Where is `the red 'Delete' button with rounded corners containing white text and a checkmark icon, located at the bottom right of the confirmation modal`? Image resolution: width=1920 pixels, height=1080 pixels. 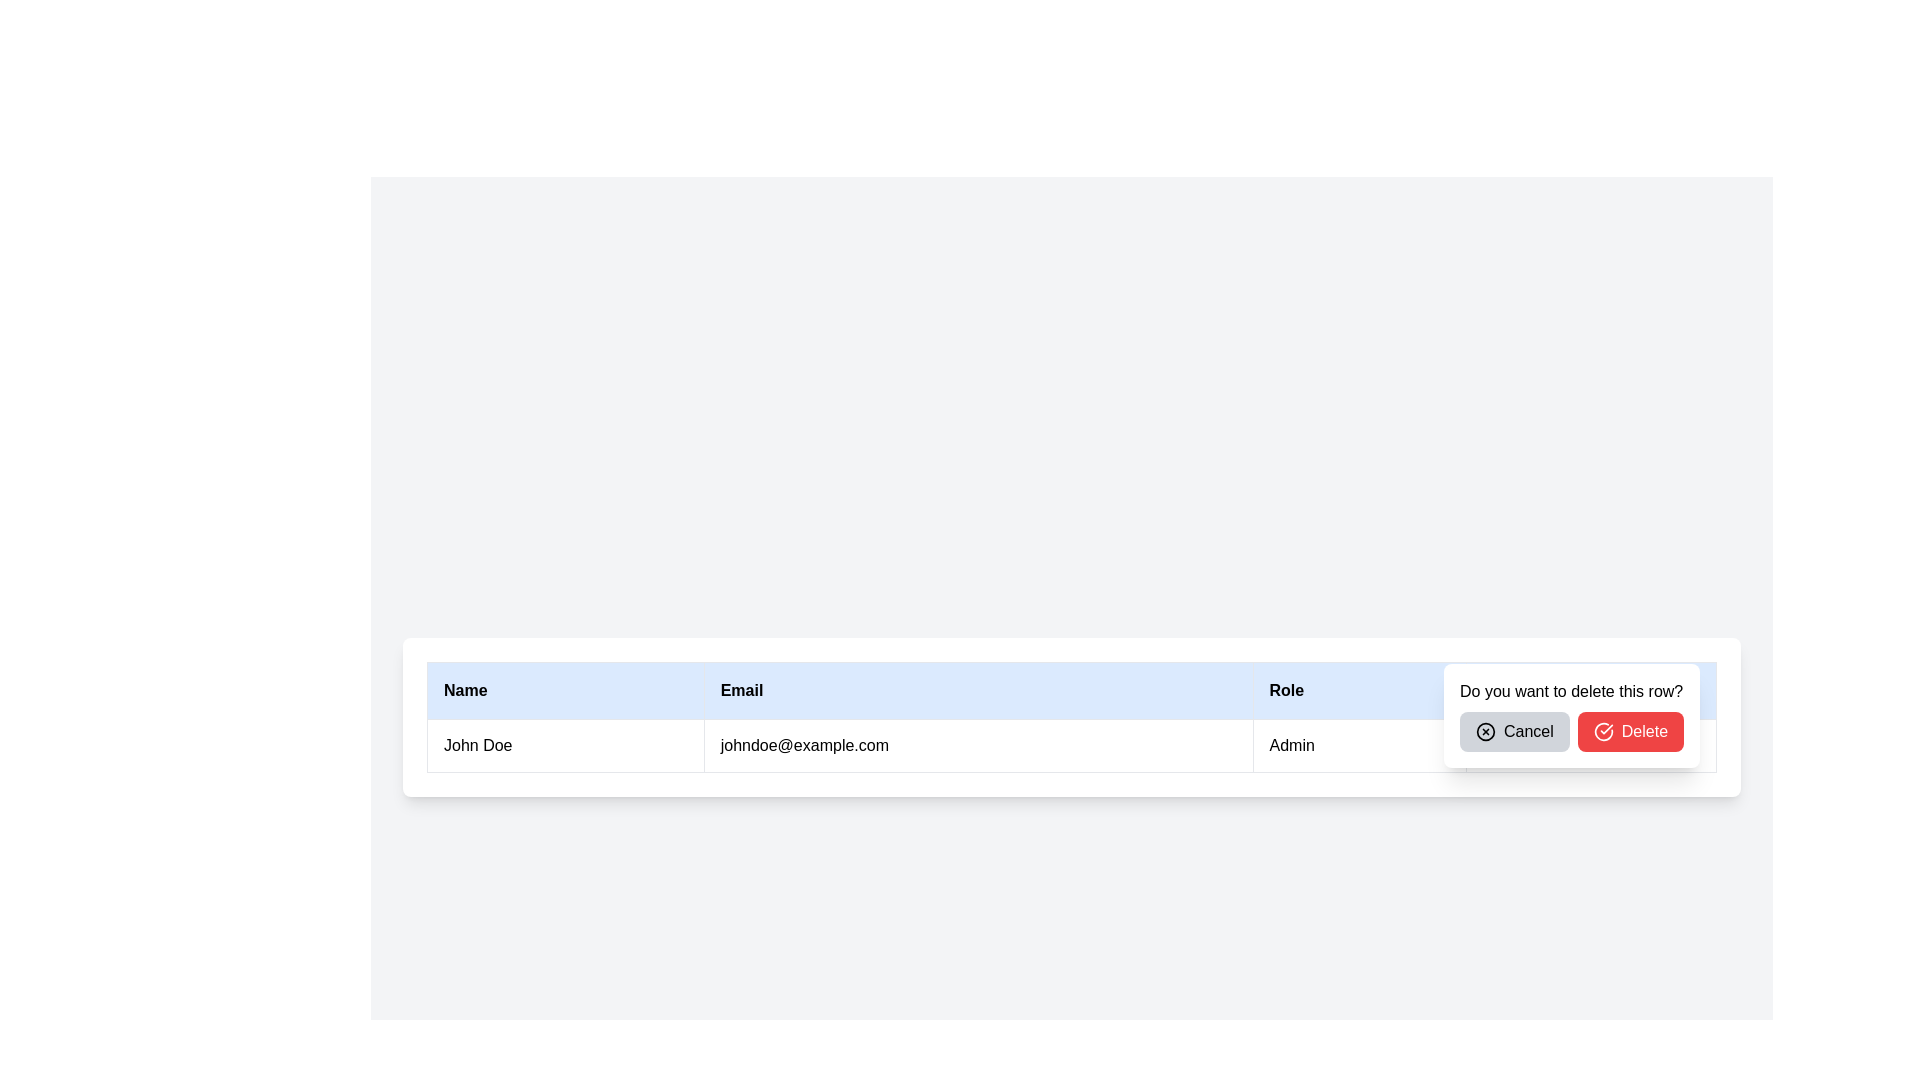
the red 'Delete' button with rounded corners containing white text and a checkmark icon, located at the bottom right of the confirmation modal is located at coordinates (1630, 731).